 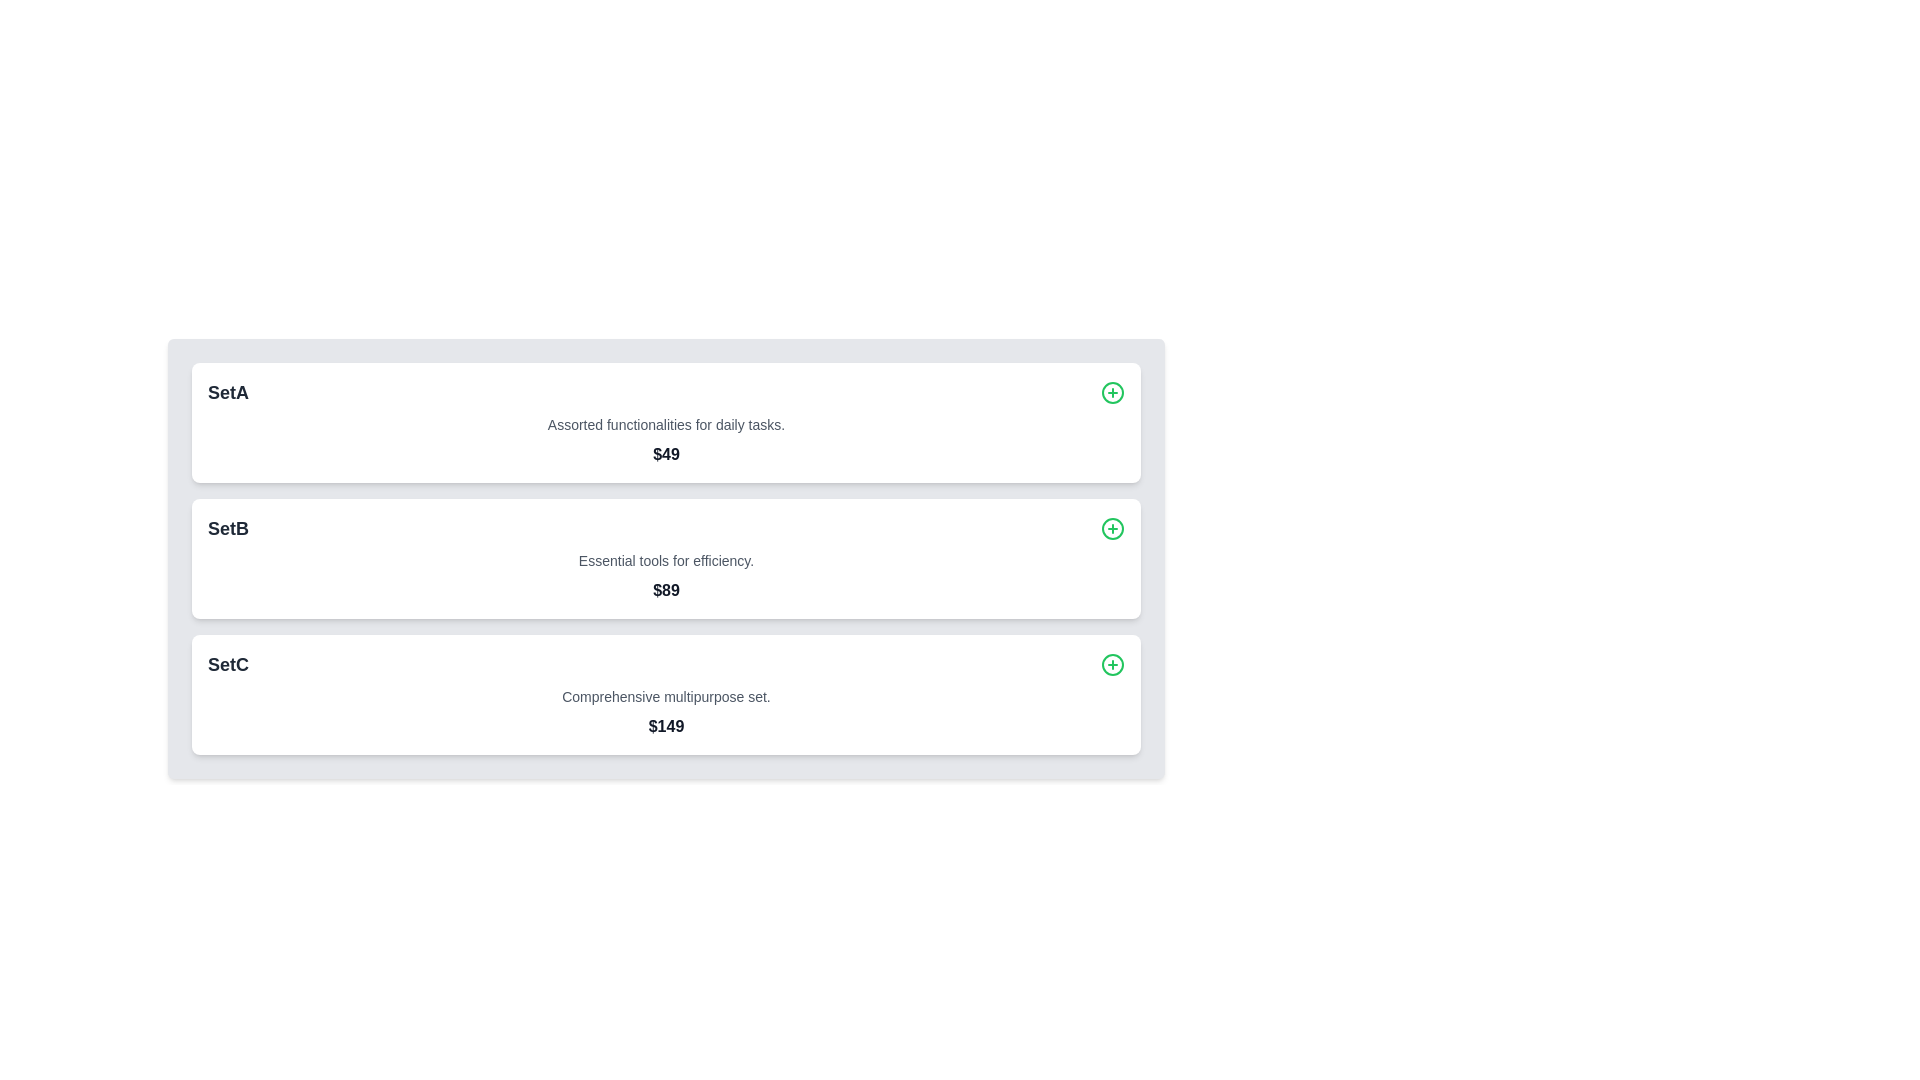 I want to click on text content of the descriptive text label located below the heading 'SetA' and above the price label '$49', so click(x=666, y=423).